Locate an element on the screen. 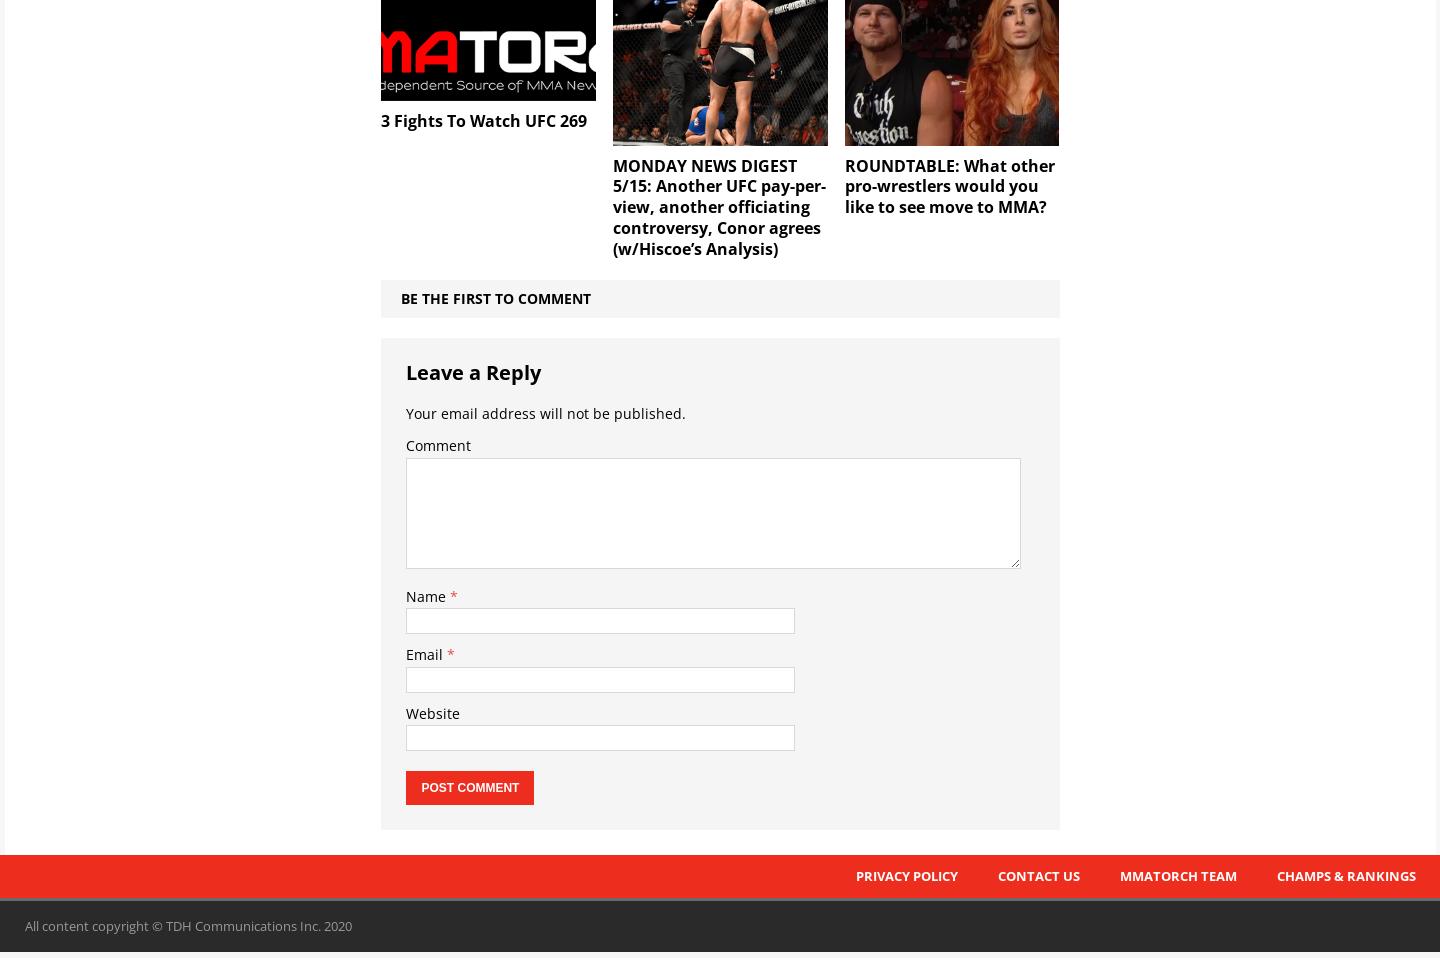 The width and height of the screenshot is (1440, 958). 'Name' is located at coordinates (404, 595).